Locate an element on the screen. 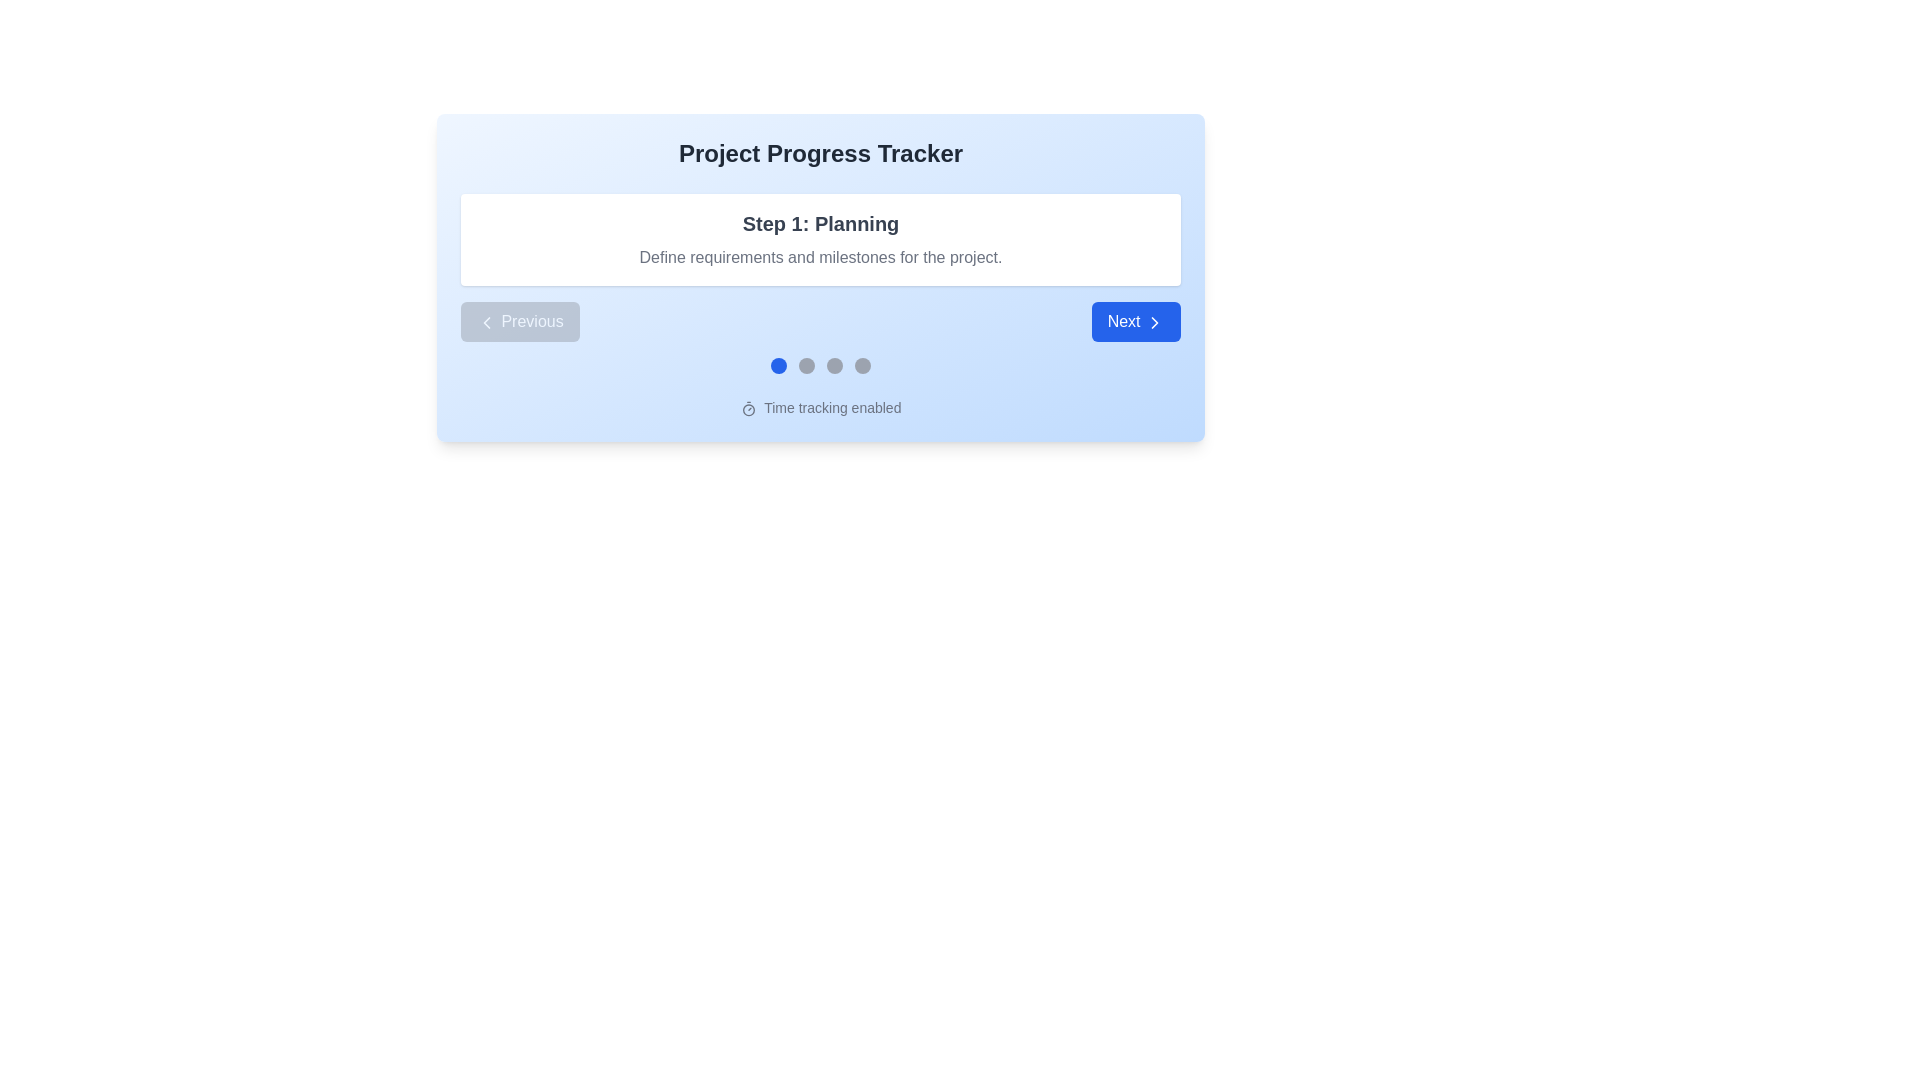  the informational card or header section located at the top middle of the Project Progress Tracker interface is located at coordinates (820, 277).